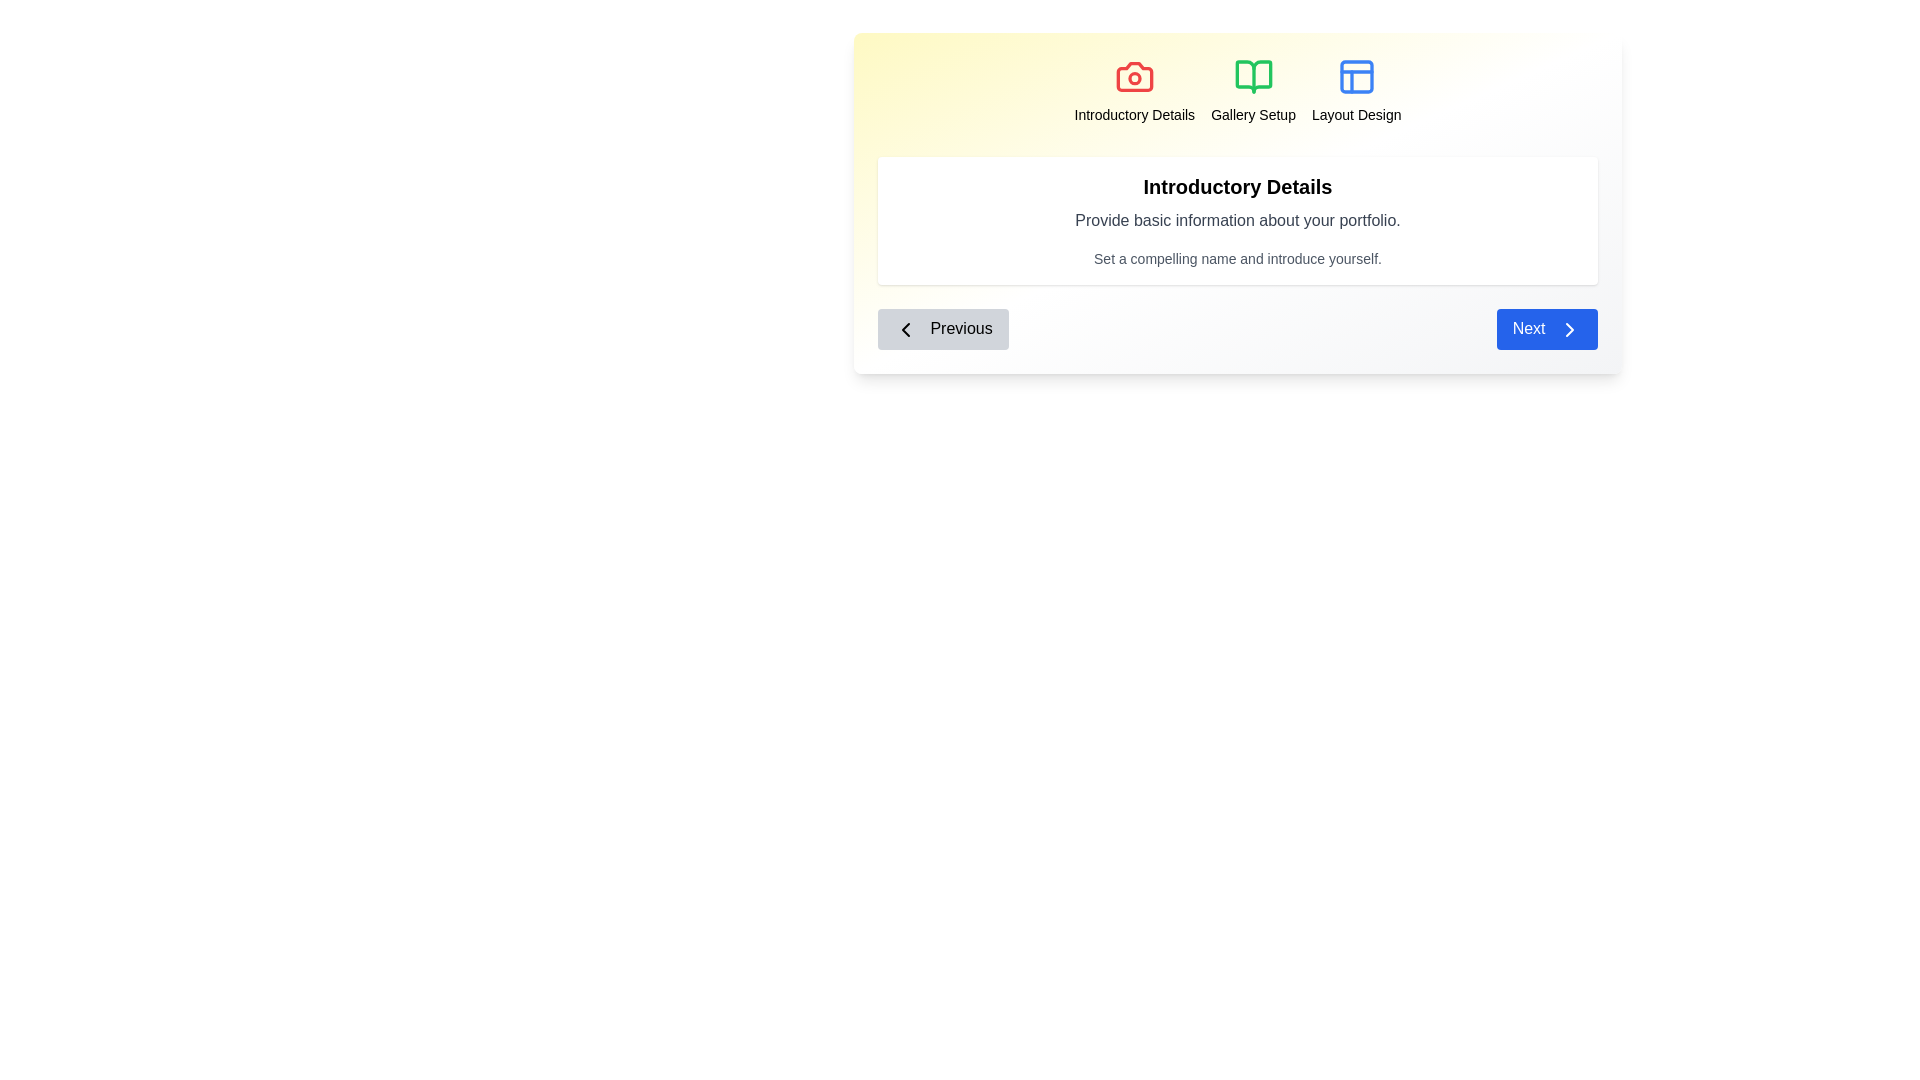  I want to click on the 'Gallery Setup' icon, which is the second icon in the horizontal sequence of icons at the top section of the interface, so click(1252, 76).